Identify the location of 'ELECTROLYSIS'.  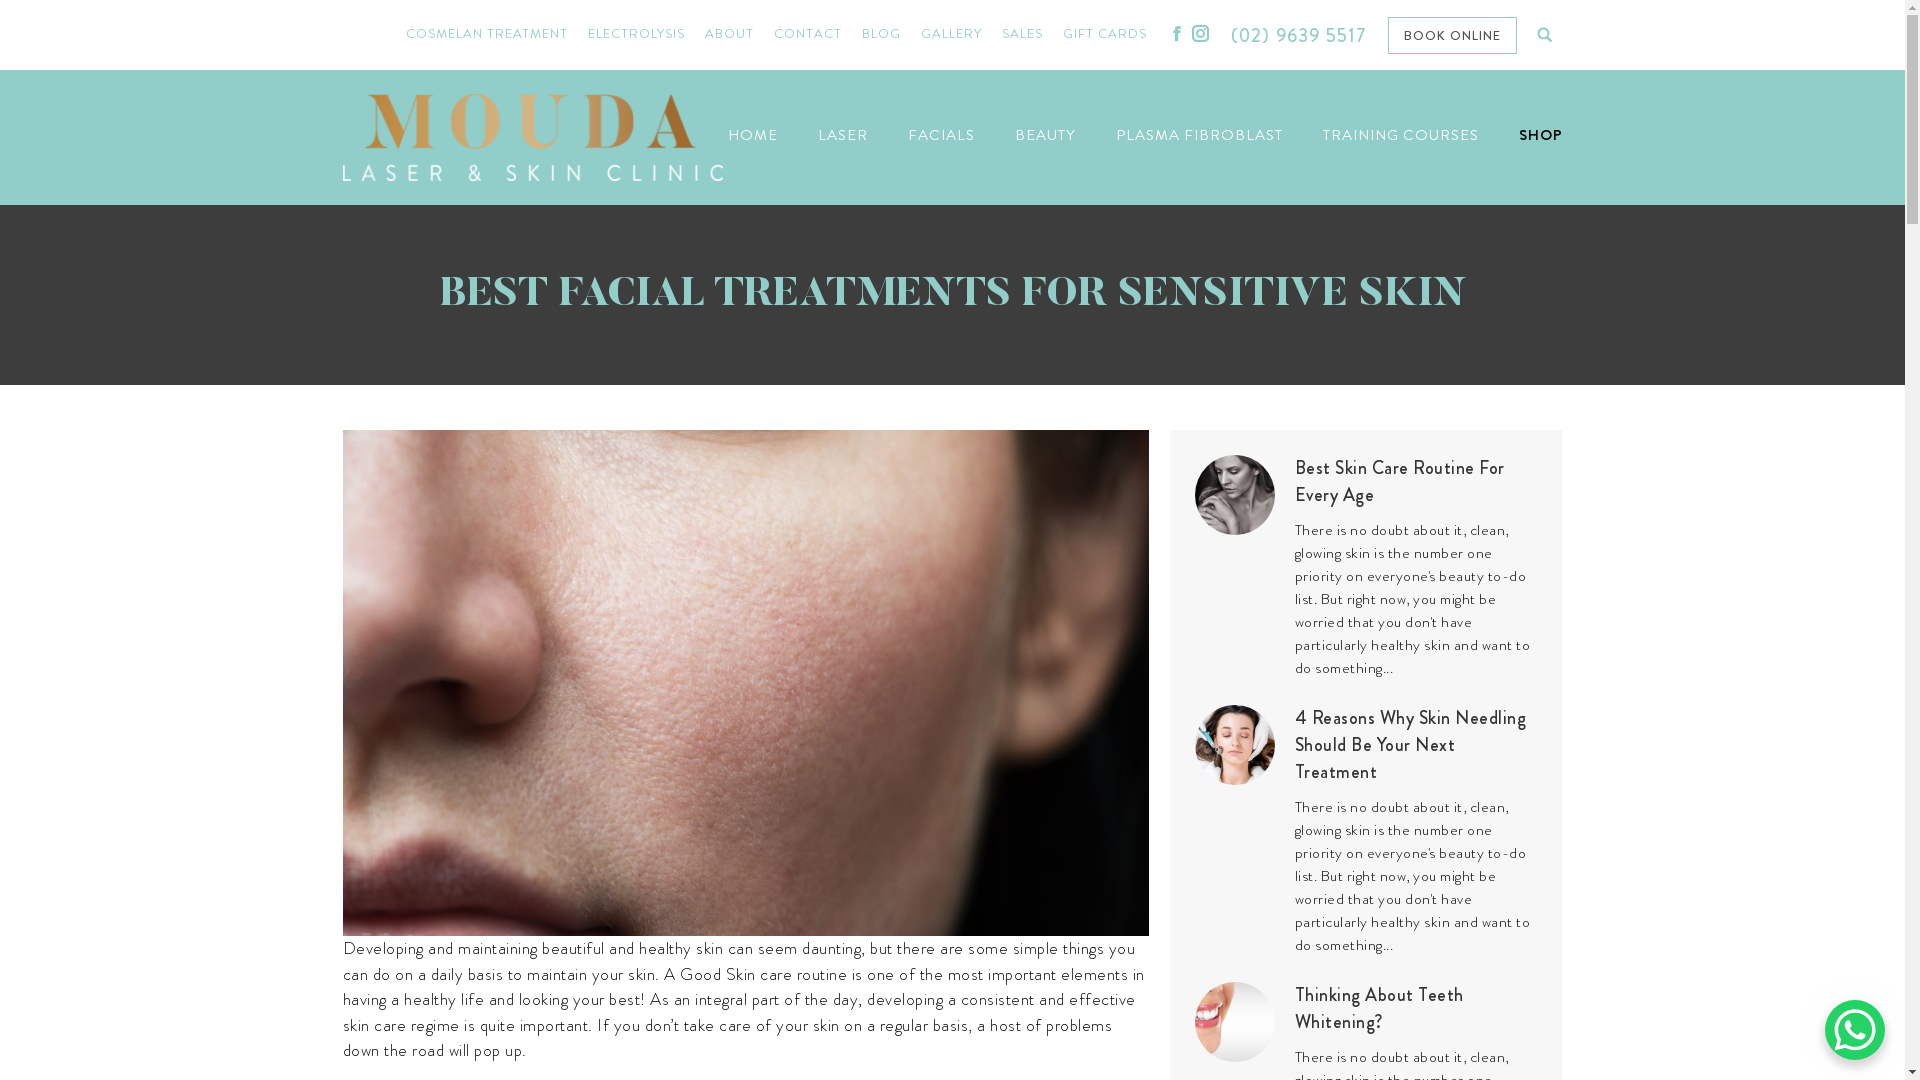
(635, 34).